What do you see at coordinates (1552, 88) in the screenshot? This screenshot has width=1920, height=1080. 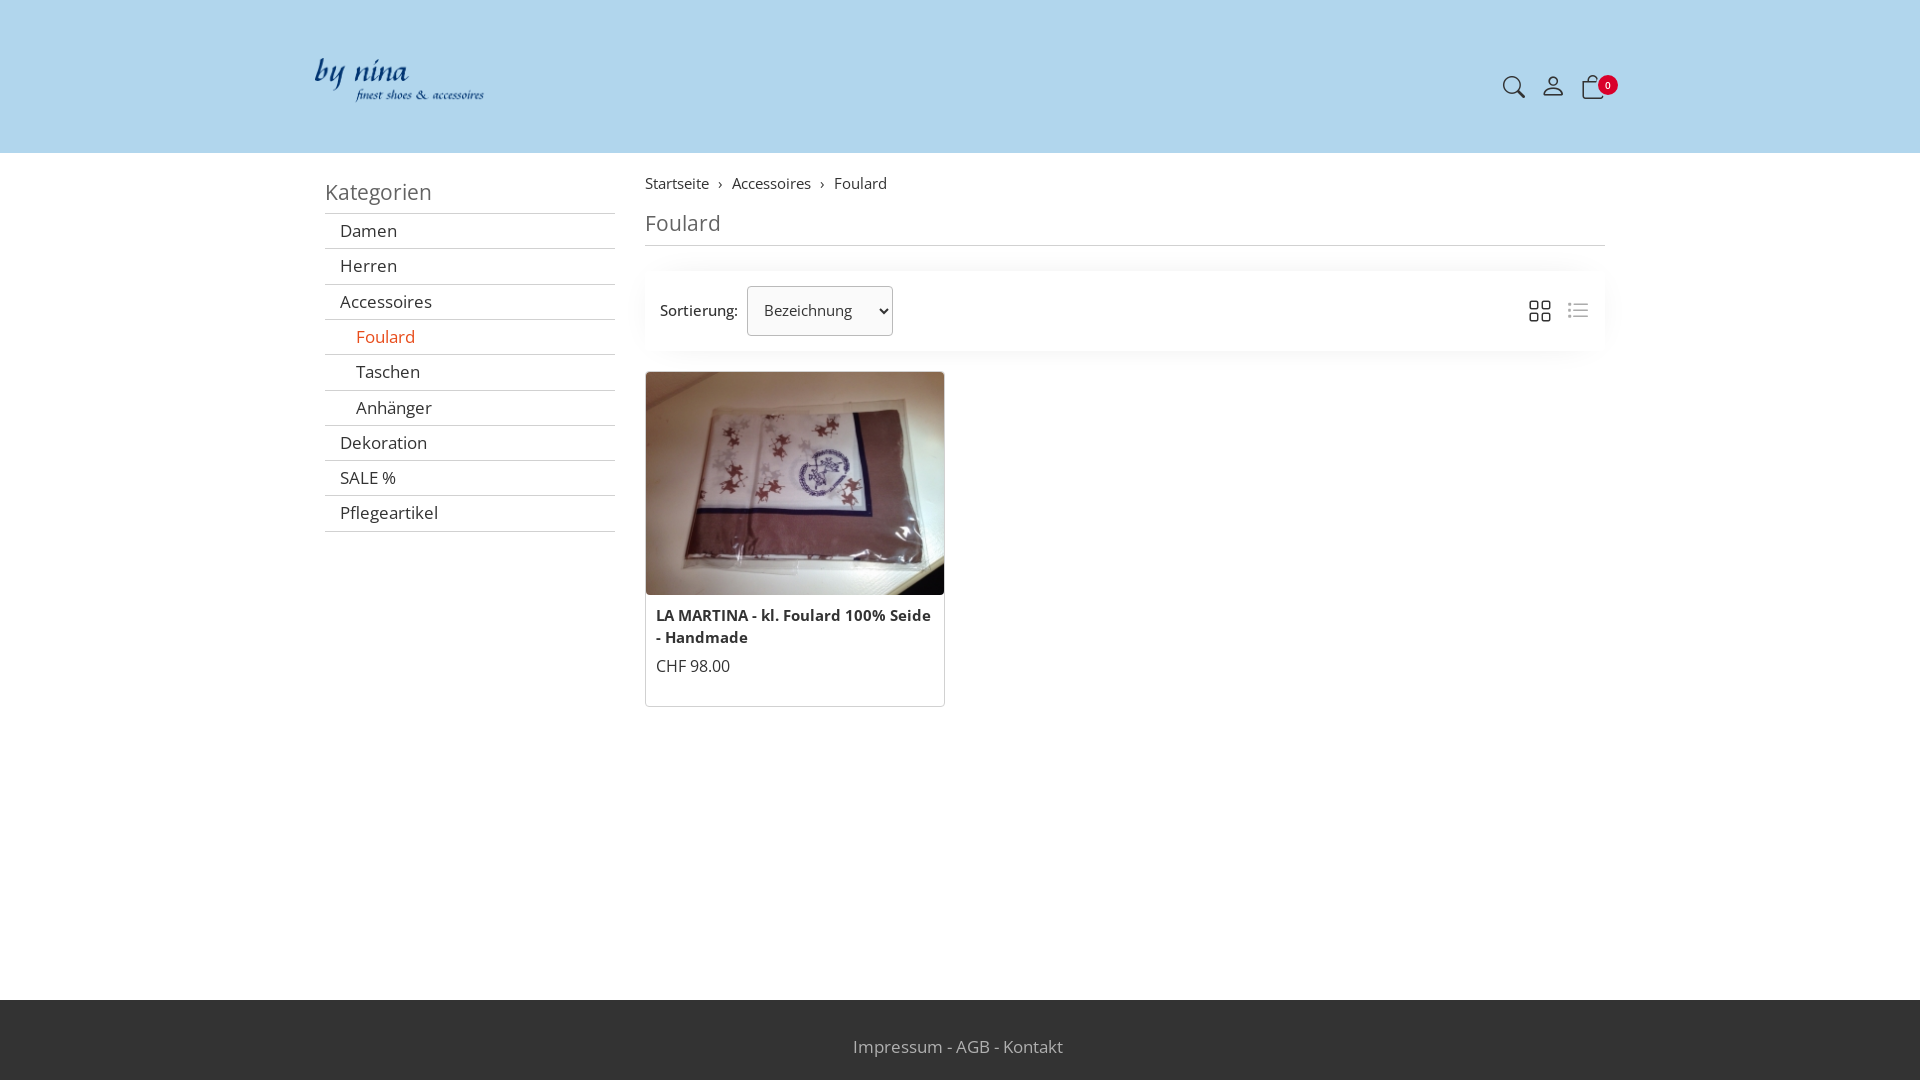 I see `'Mein Konto'` at bounding box center [1552, 88].